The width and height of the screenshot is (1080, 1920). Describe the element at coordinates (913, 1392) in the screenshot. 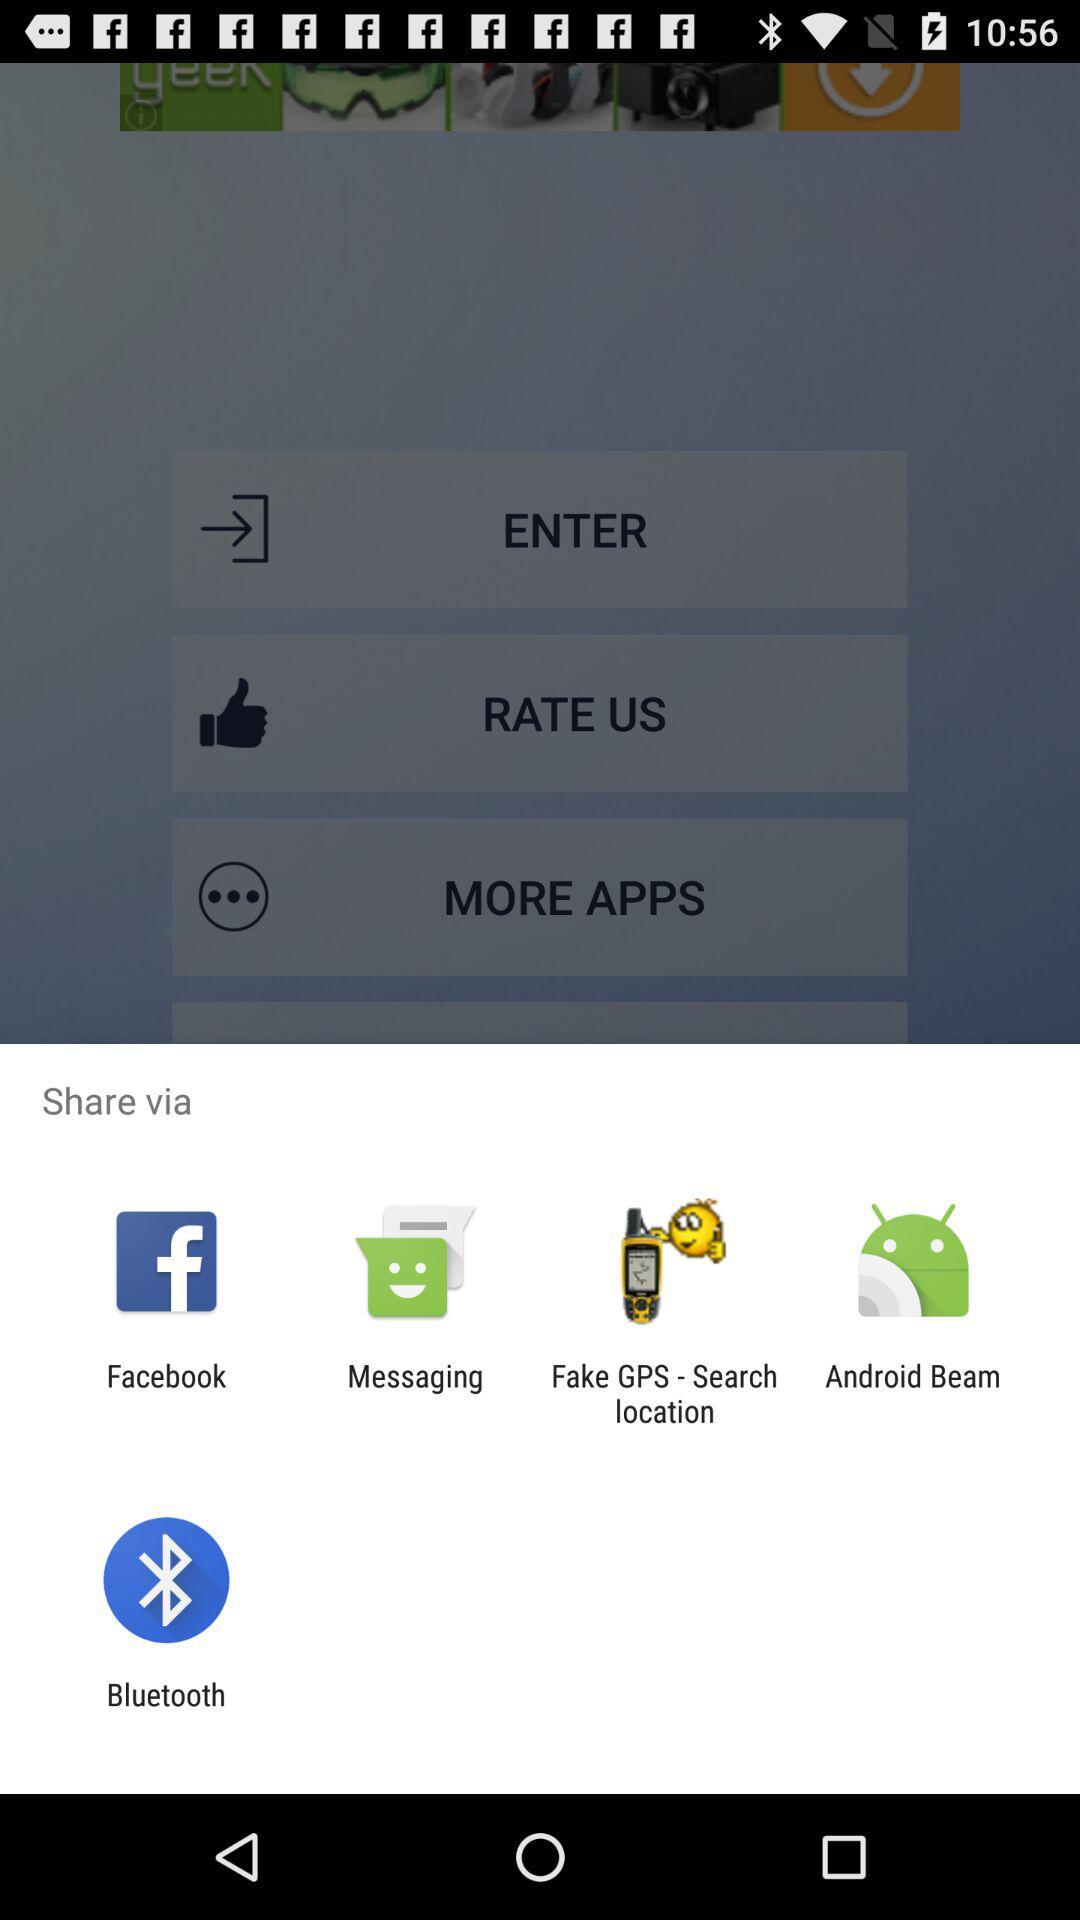

I see `the android beam at the bottom right corner` at that location.